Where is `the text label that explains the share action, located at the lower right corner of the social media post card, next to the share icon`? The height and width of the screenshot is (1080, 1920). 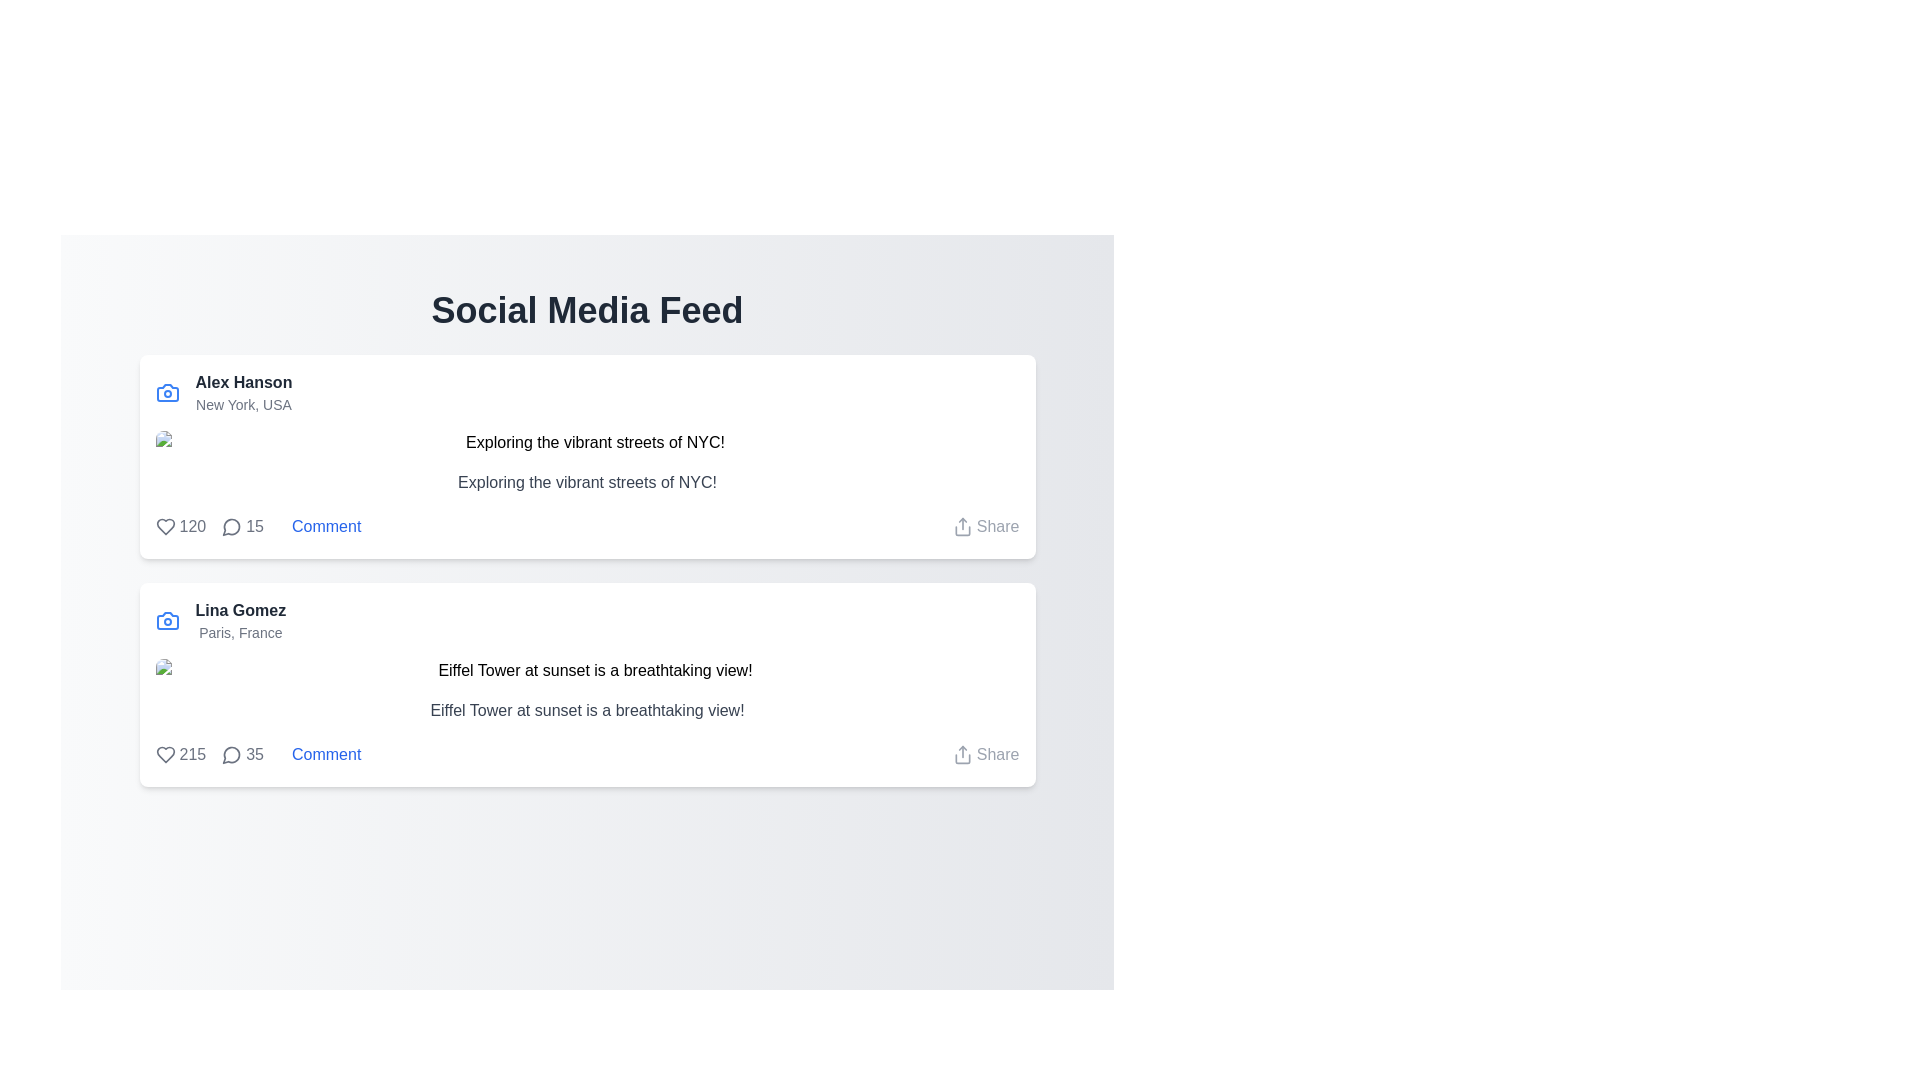 the text label that explains the share action, located at the lower right corner of the social media post card, next to the share icon is located at coordinates (998, 755).